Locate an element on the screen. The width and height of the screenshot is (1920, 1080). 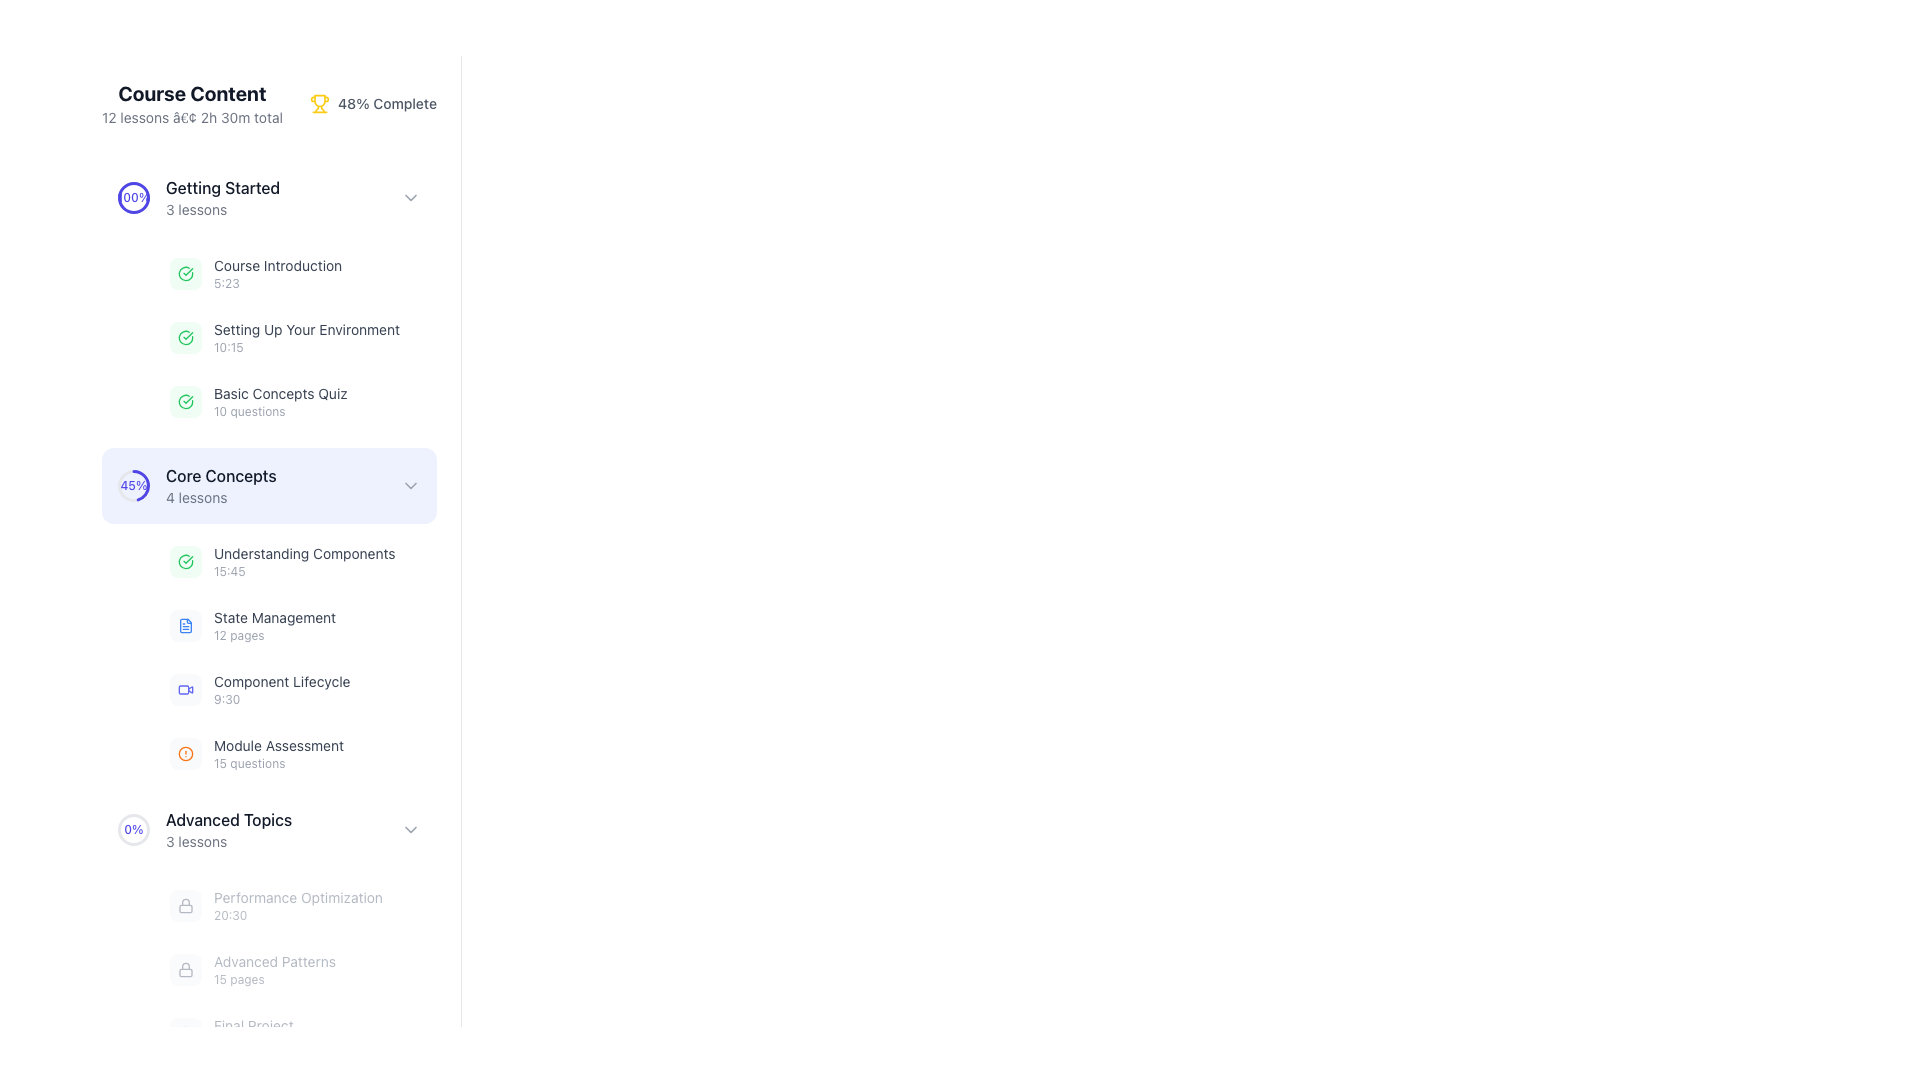
the progress indicator image, which displays the completion percentage of the associated course section, positioned to the left of the 'Getting Started' text is located at coordinates (133, 197).